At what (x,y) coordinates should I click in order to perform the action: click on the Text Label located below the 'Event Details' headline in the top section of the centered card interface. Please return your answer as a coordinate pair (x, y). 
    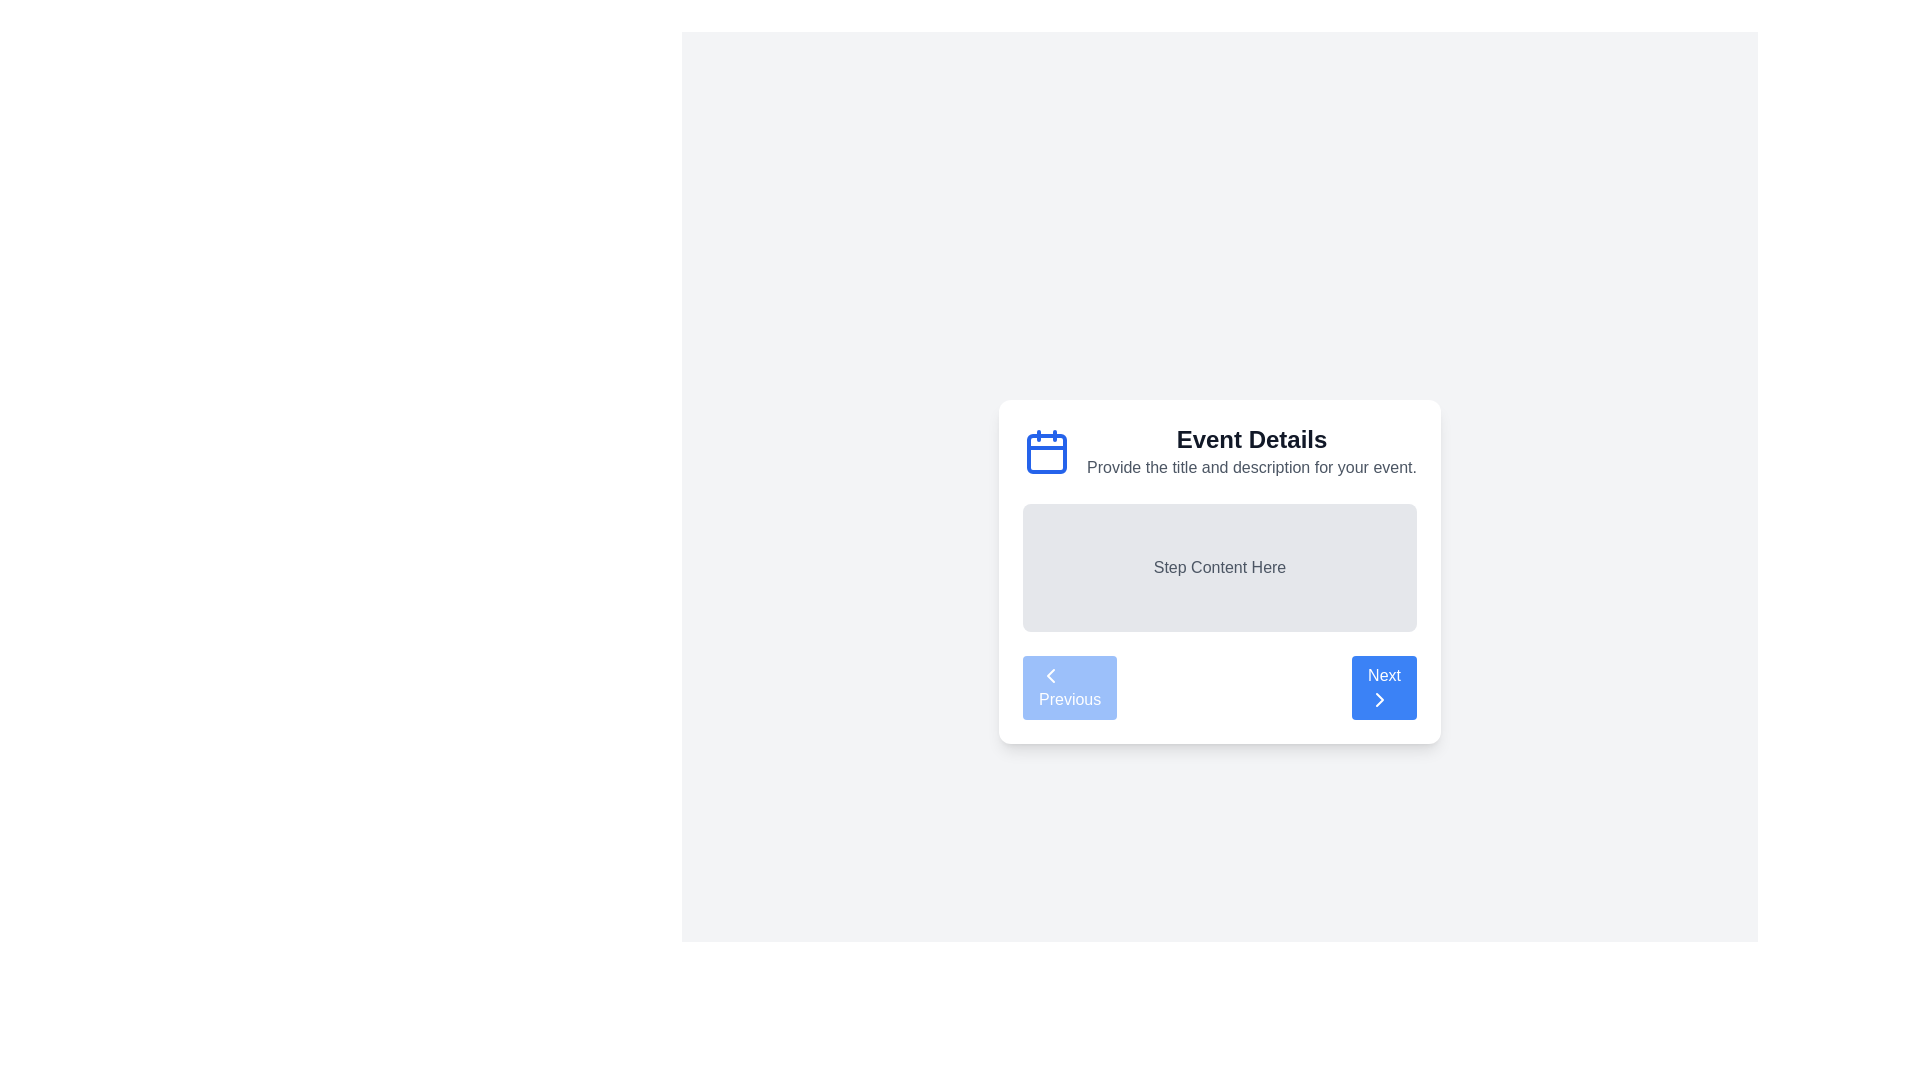
    Looking at the image, I should click on (1251, 467).